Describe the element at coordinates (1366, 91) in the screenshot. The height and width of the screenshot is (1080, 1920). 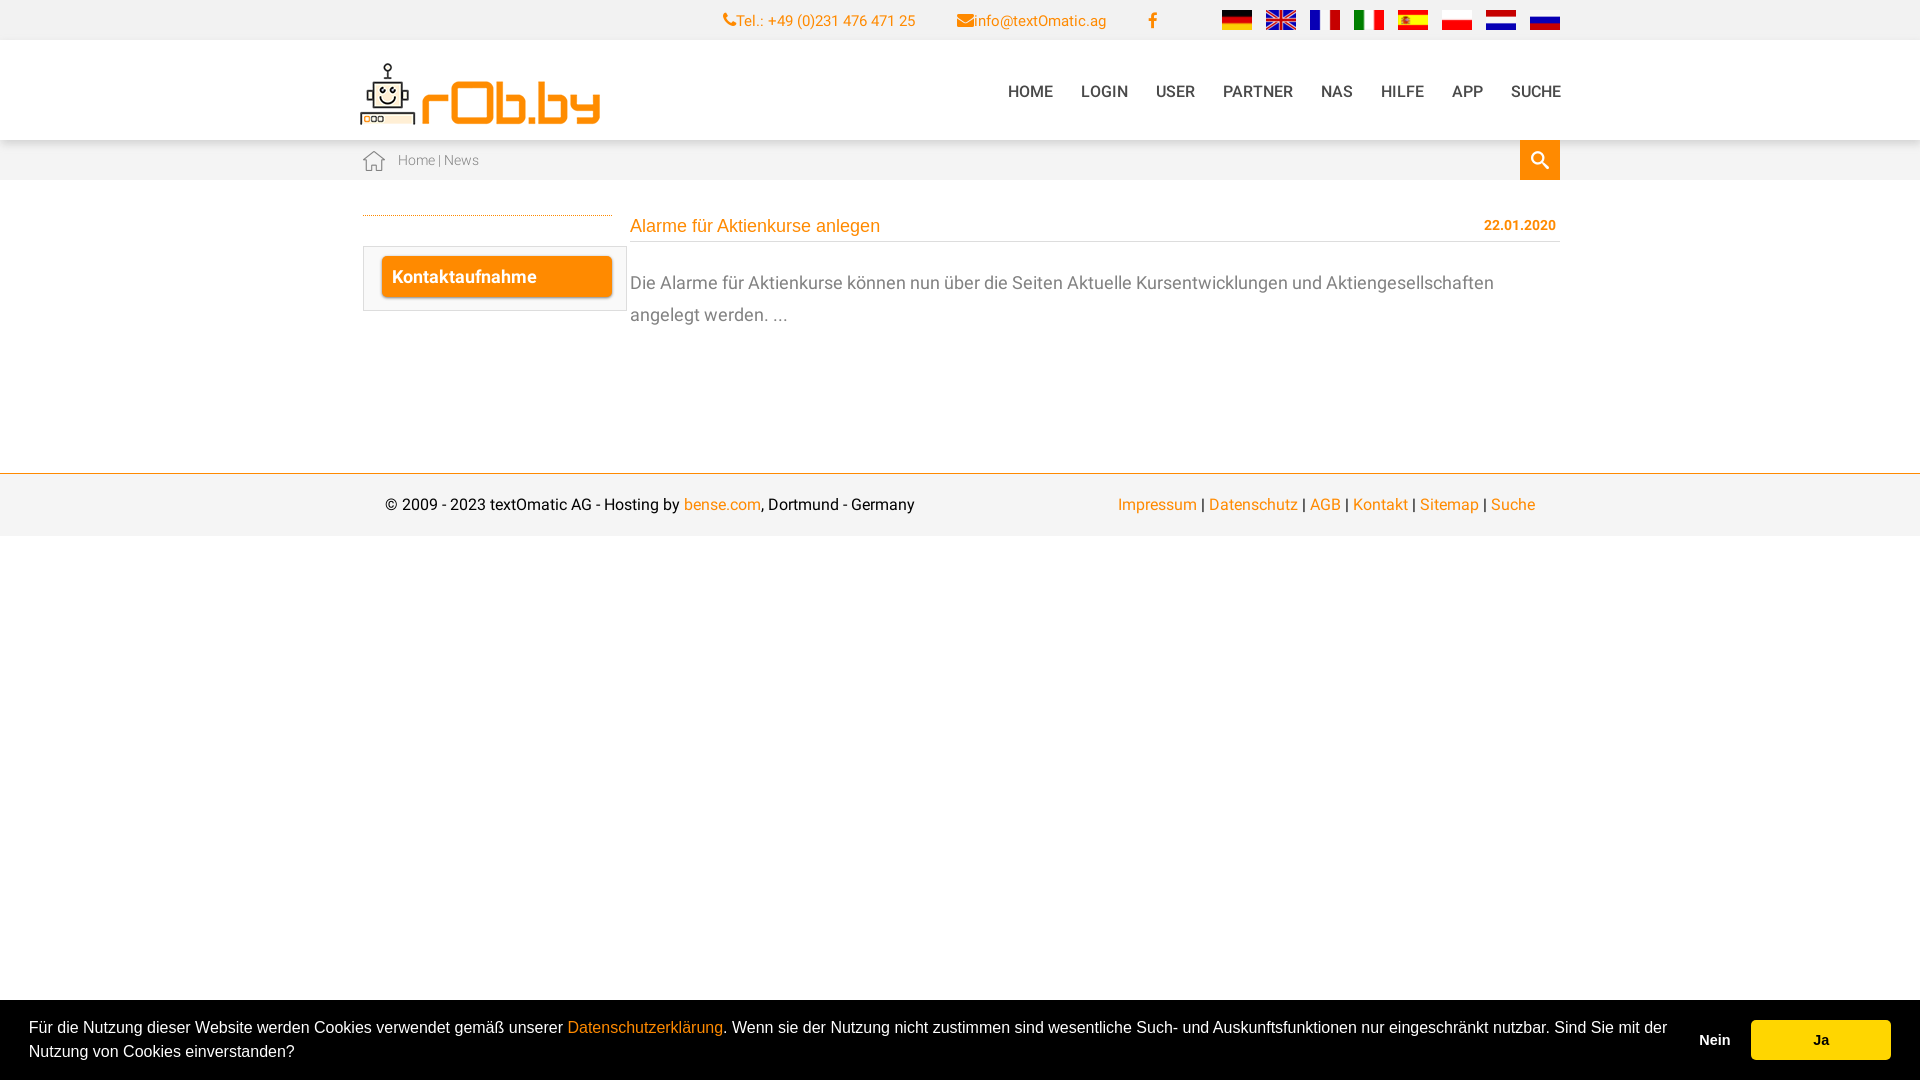
I see `'HILFE'` at that location.